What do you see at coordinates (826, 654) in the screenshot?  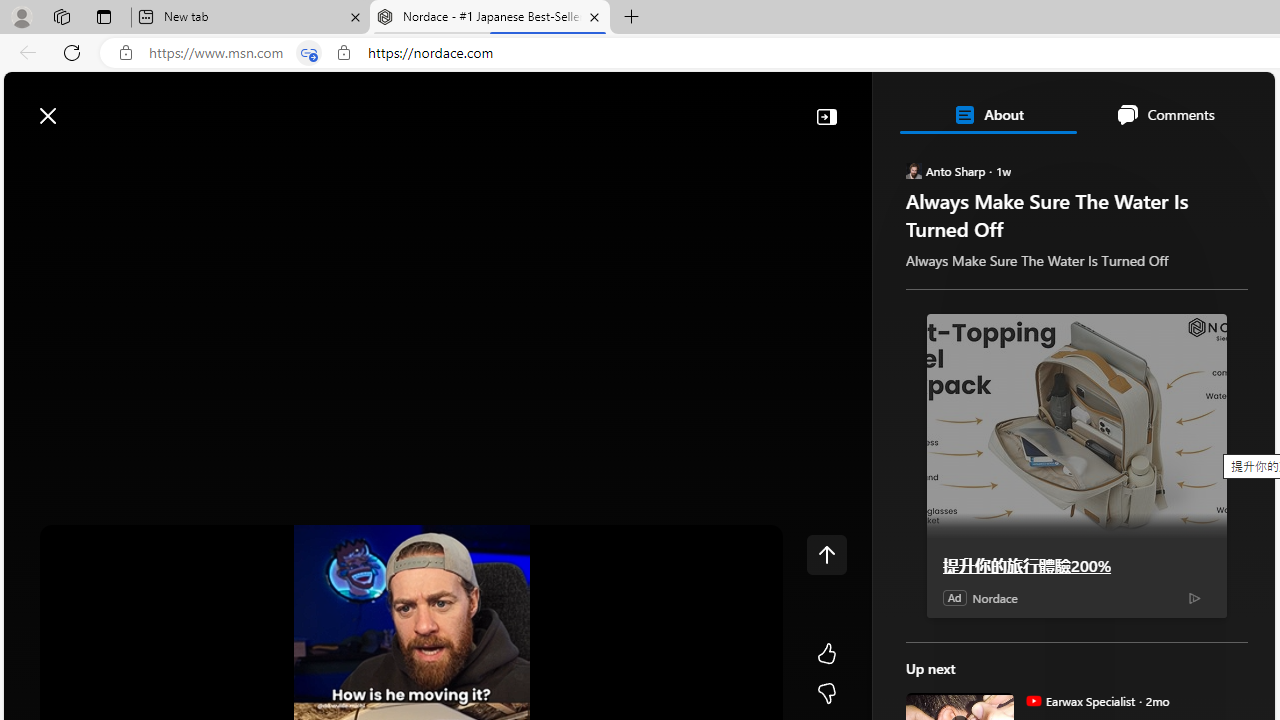 I see `'Like'` at bounding box center [826, 654].